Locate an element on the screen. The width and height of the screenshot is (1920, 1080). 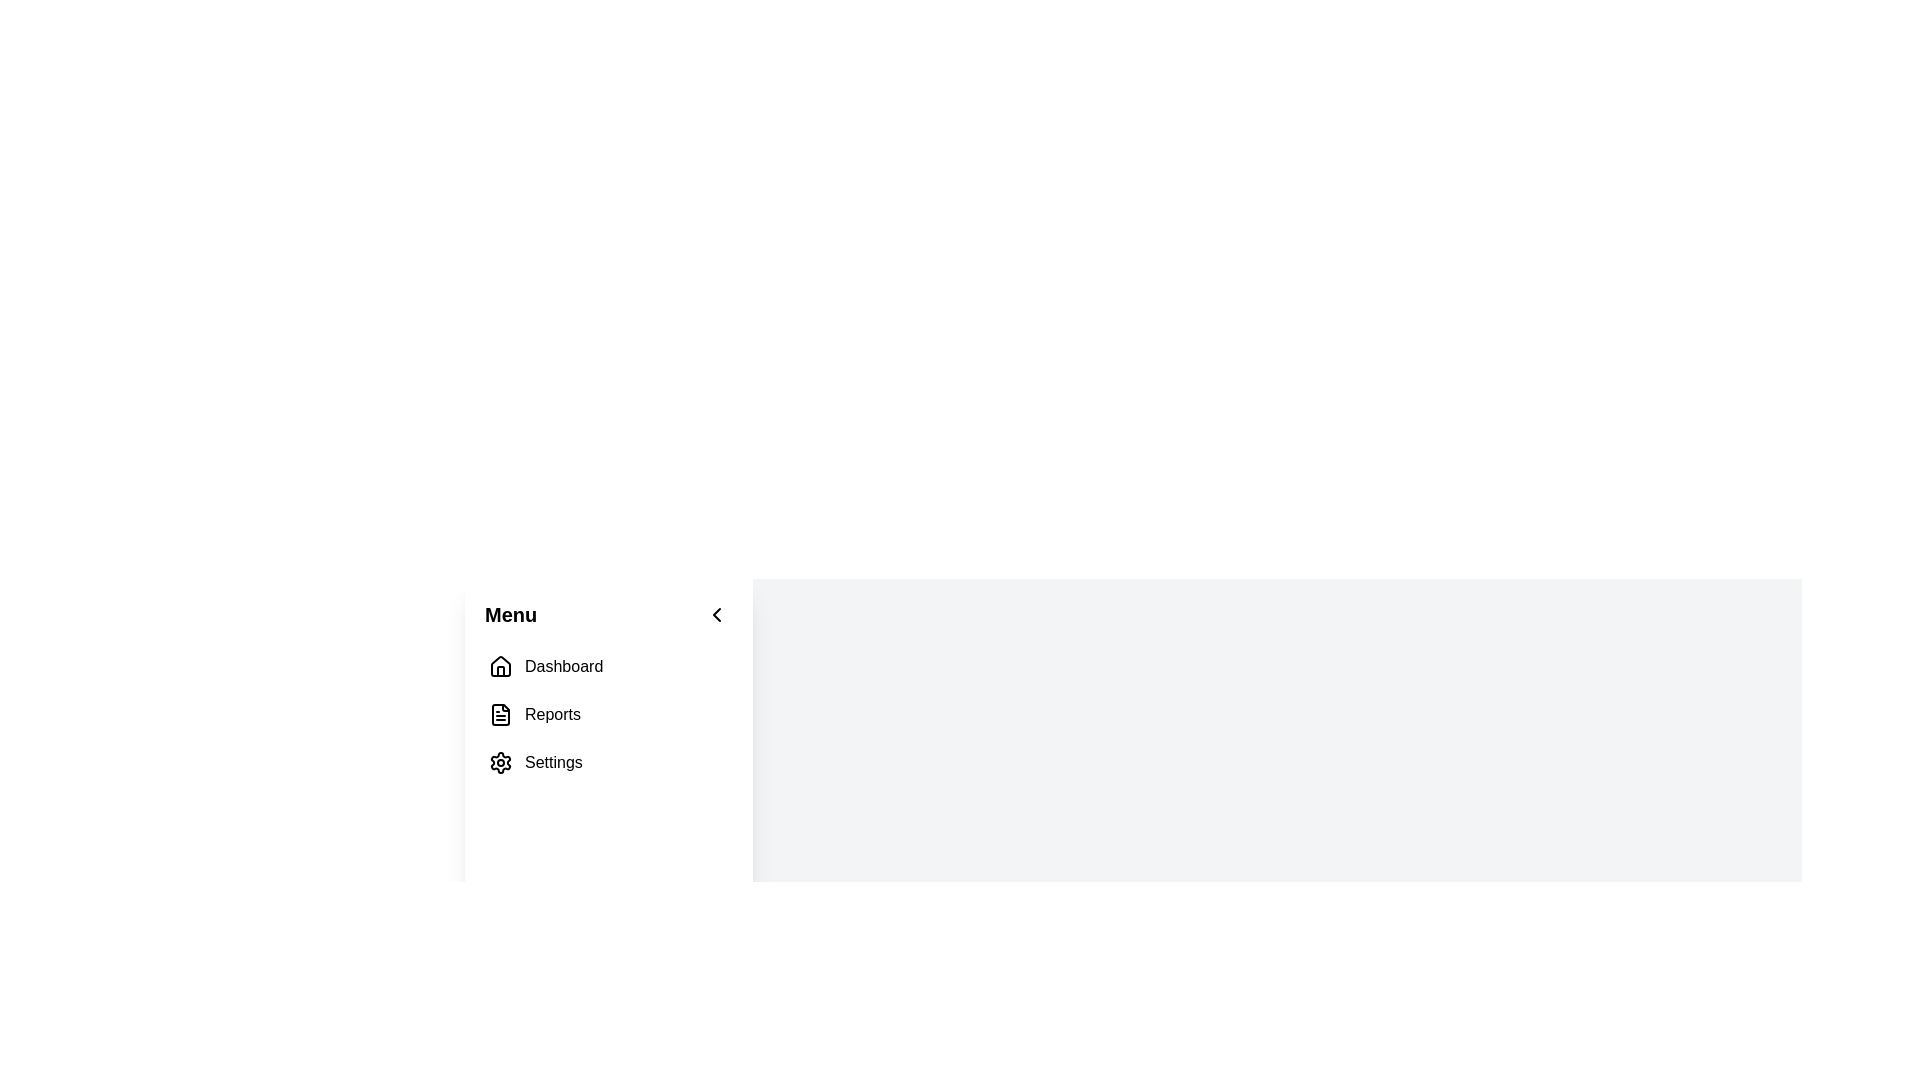
the 'Settings' text label in the lower part of the vertical menu on the left side of the interface, which is the third item under 'Menu' is located at coordinates (553, 763).